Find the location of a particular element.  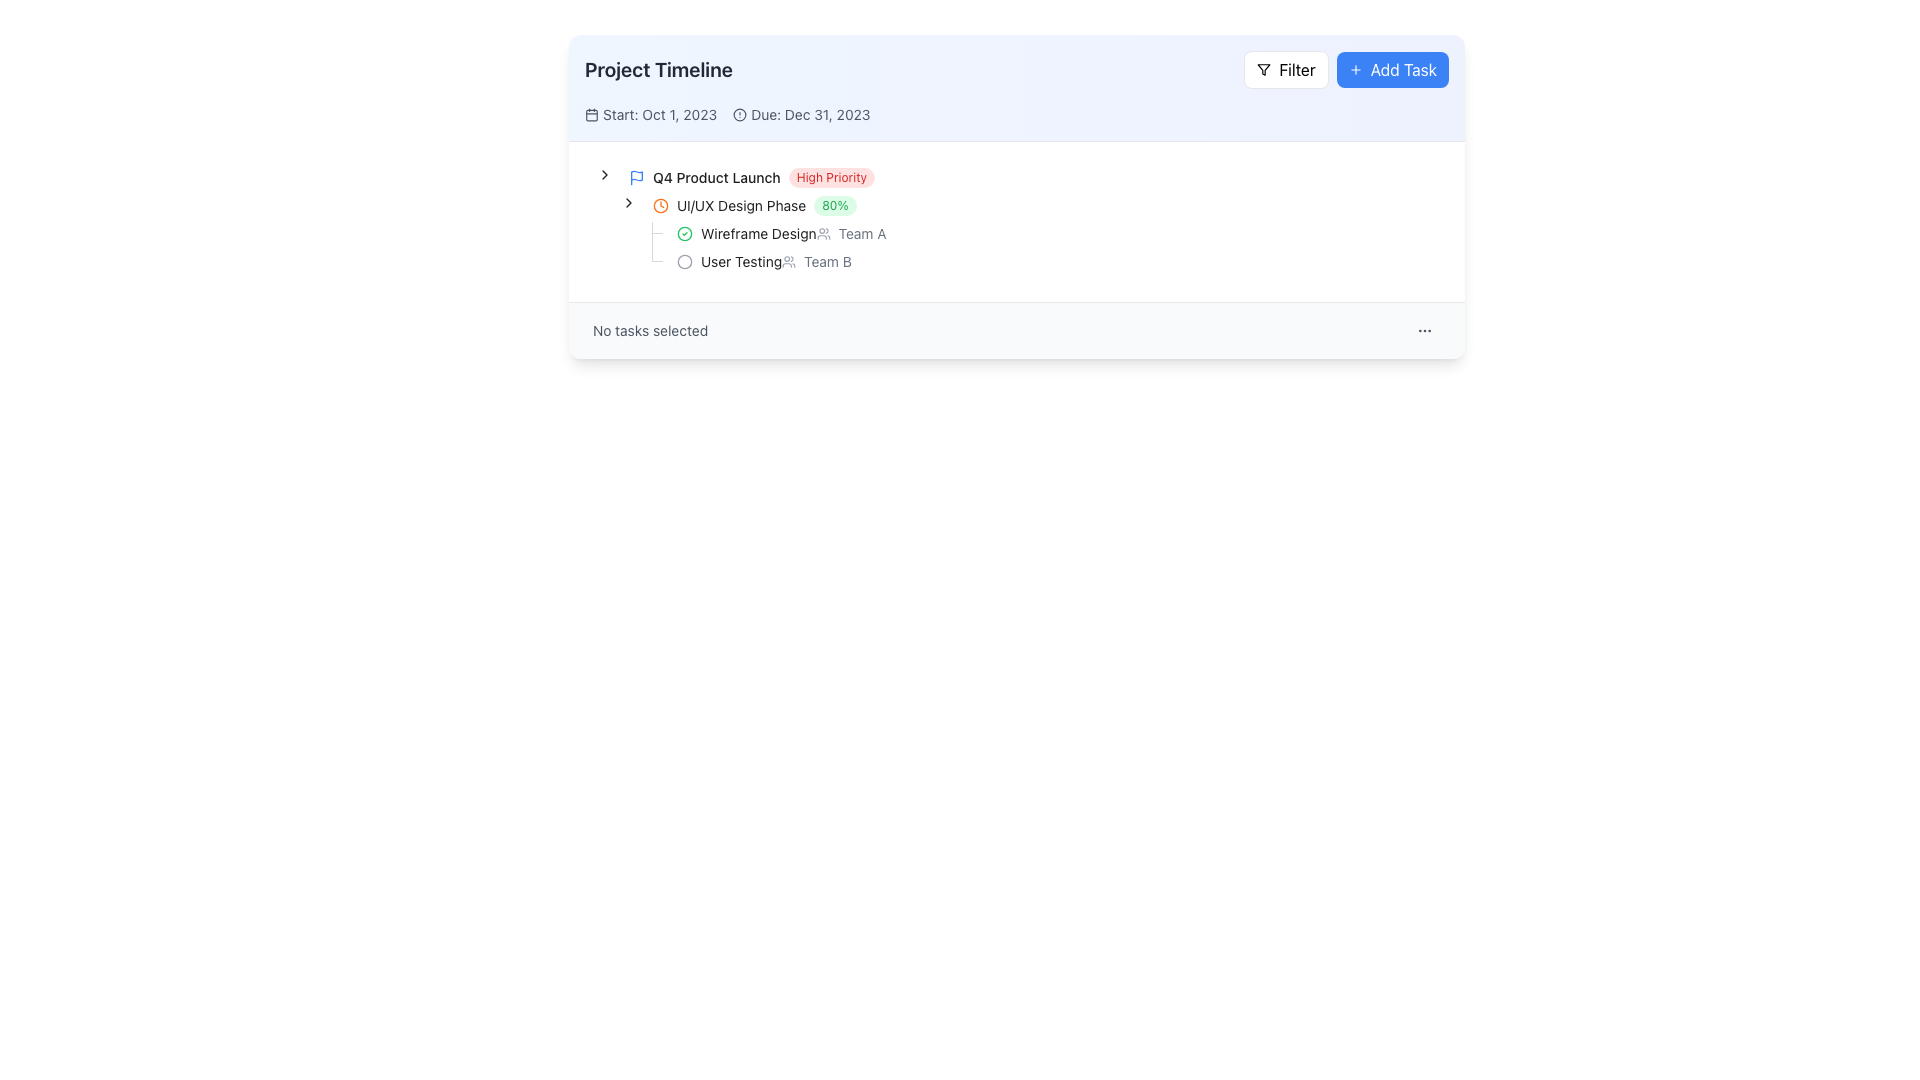

the small, circular icon resembling a group of users, located to the left of the text 'Team A' in the 'UI/UX Design Phase' section of the 'Project Timeline' interface is located at coordinates (823, 233).